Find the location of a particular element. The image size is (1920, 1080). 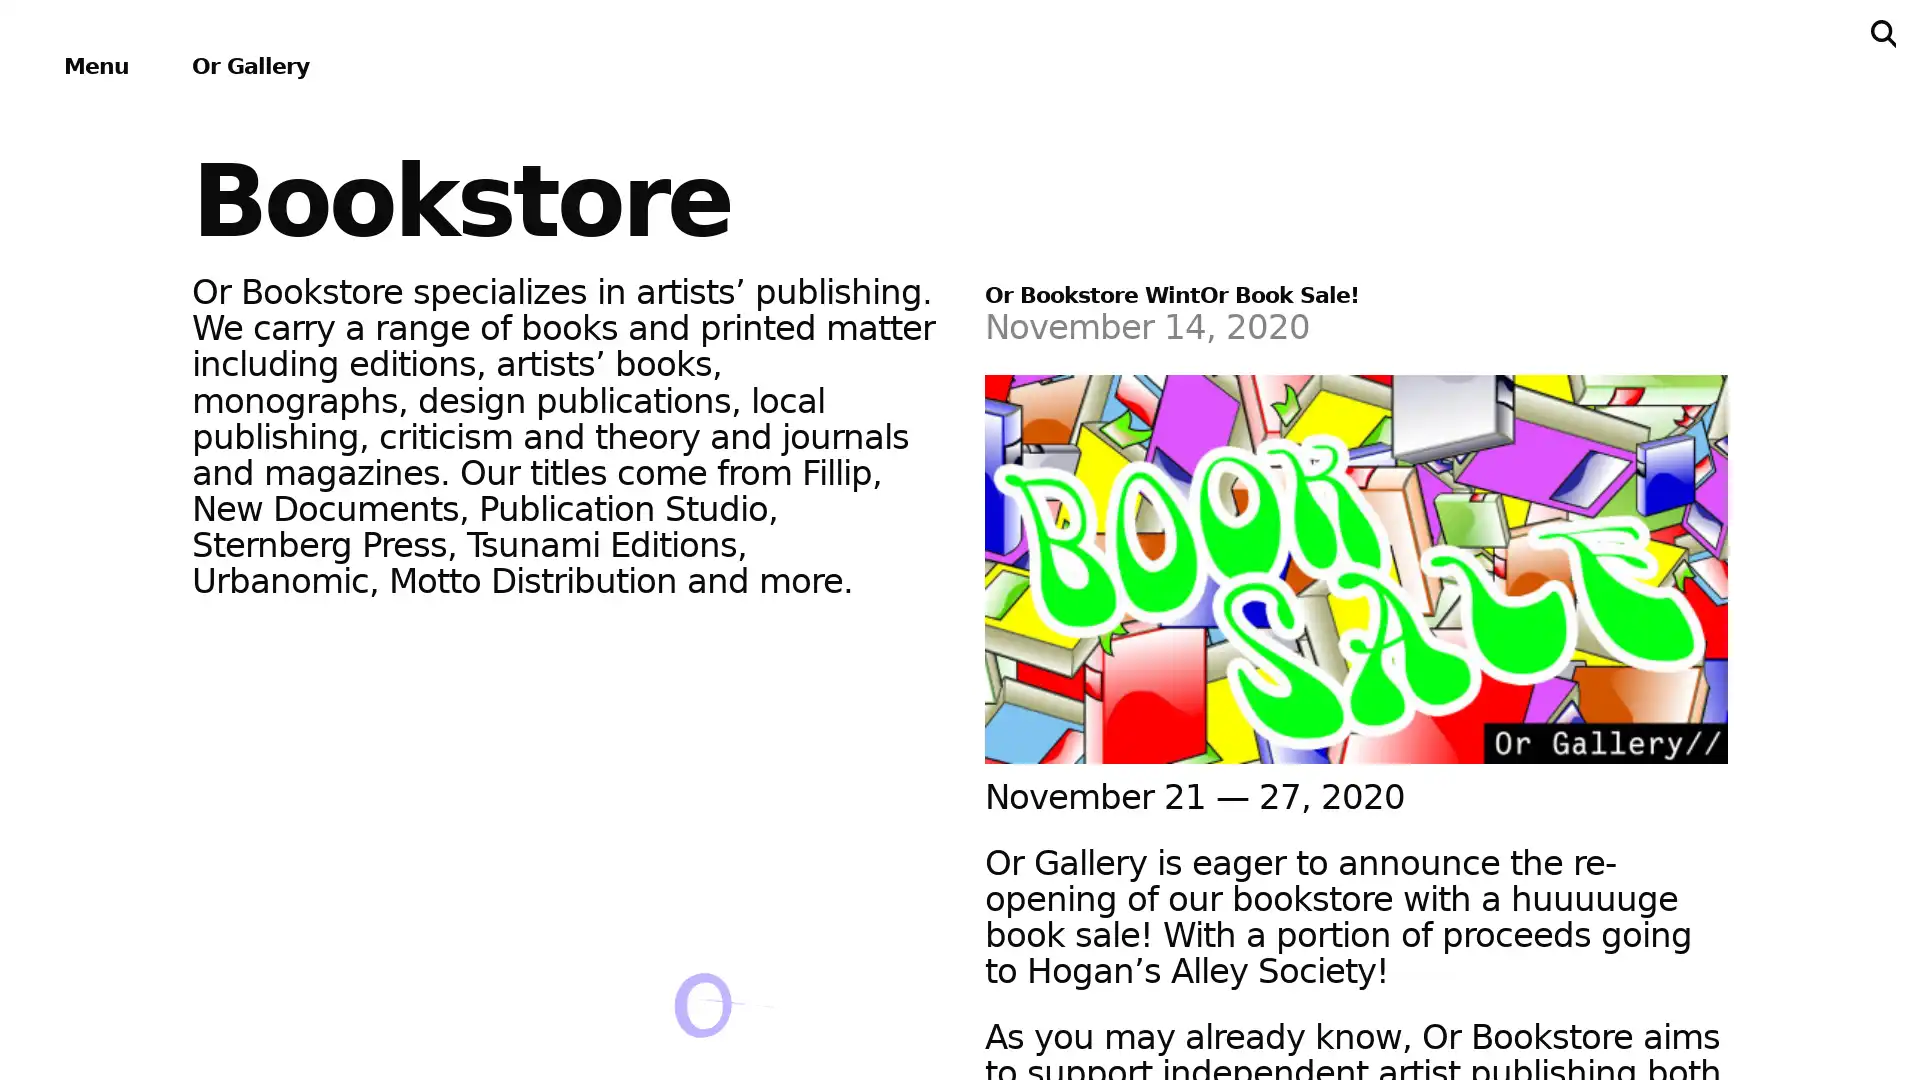

About is located at coordinates (434, 793).